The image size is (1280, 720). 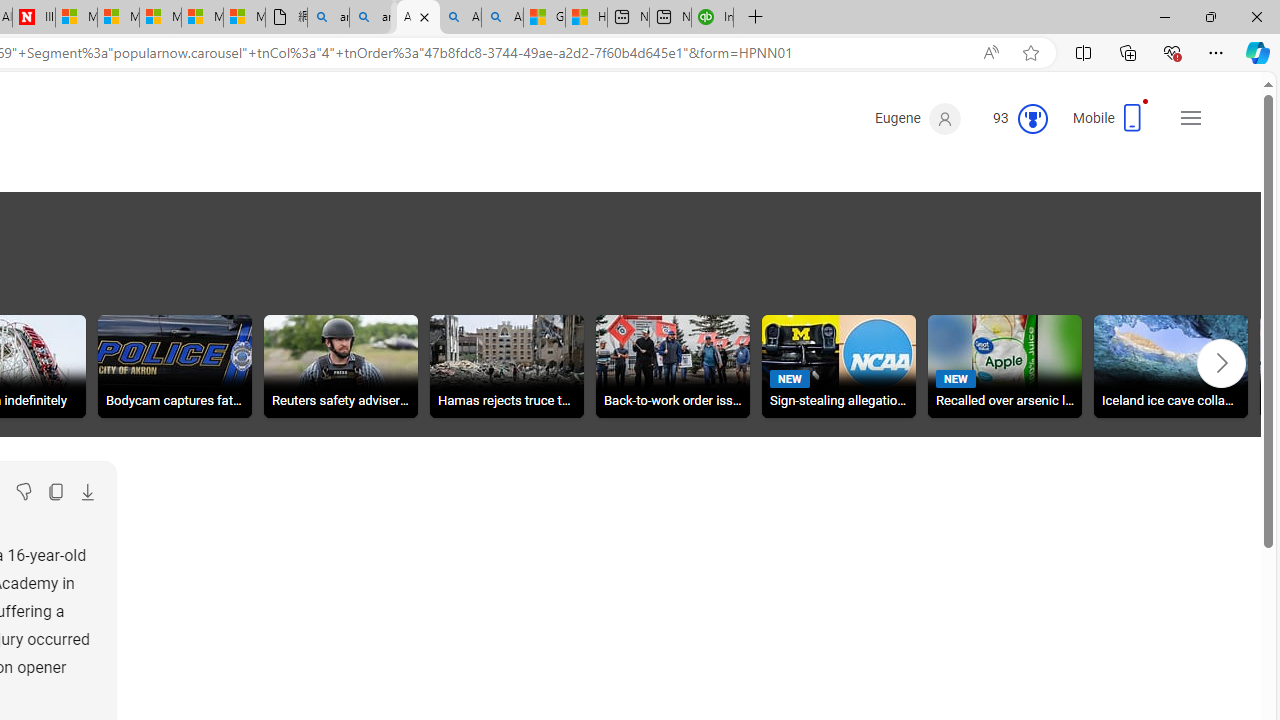 I want to click on 'Export', so click(x=86, y=492).